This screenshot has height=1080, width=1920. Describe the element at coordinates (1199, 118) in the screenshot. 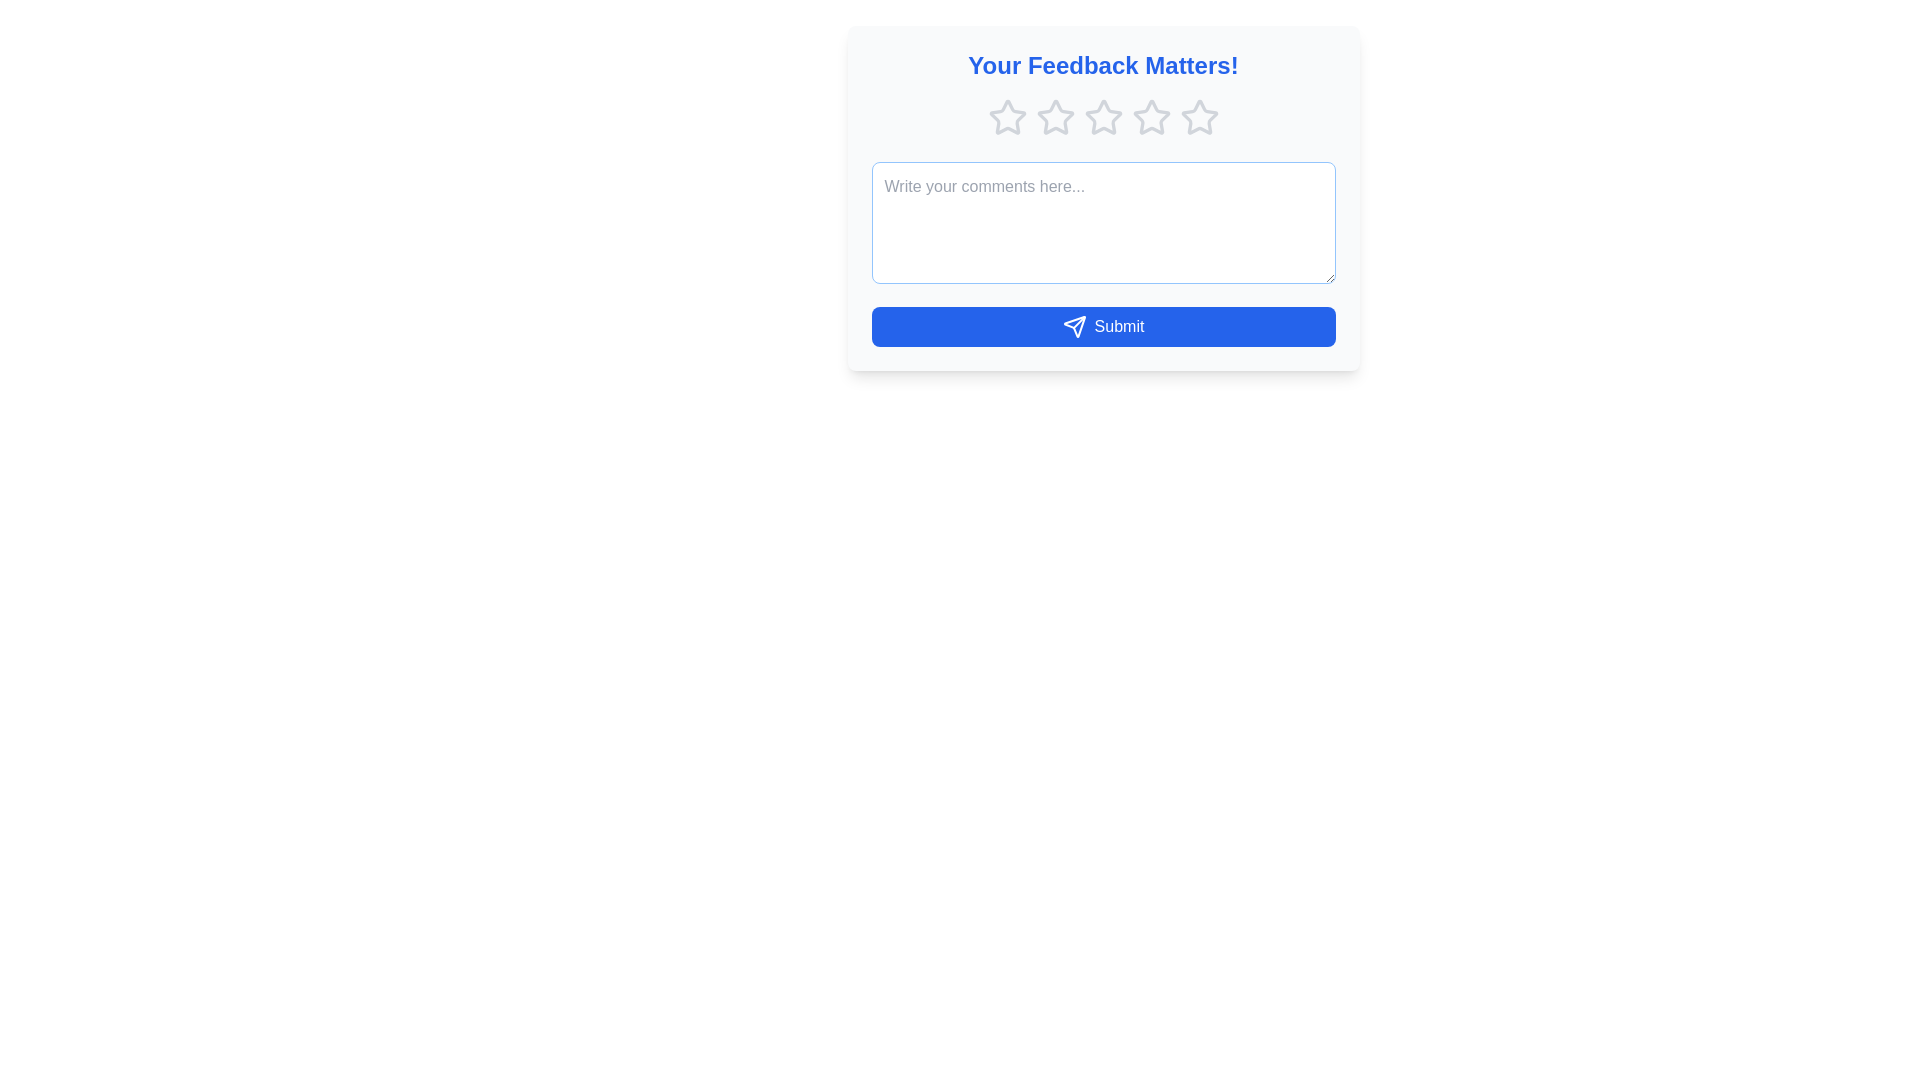

I see `the fifth star icon in the rating control under the header 'Your Feedback Matters!'` at that location.